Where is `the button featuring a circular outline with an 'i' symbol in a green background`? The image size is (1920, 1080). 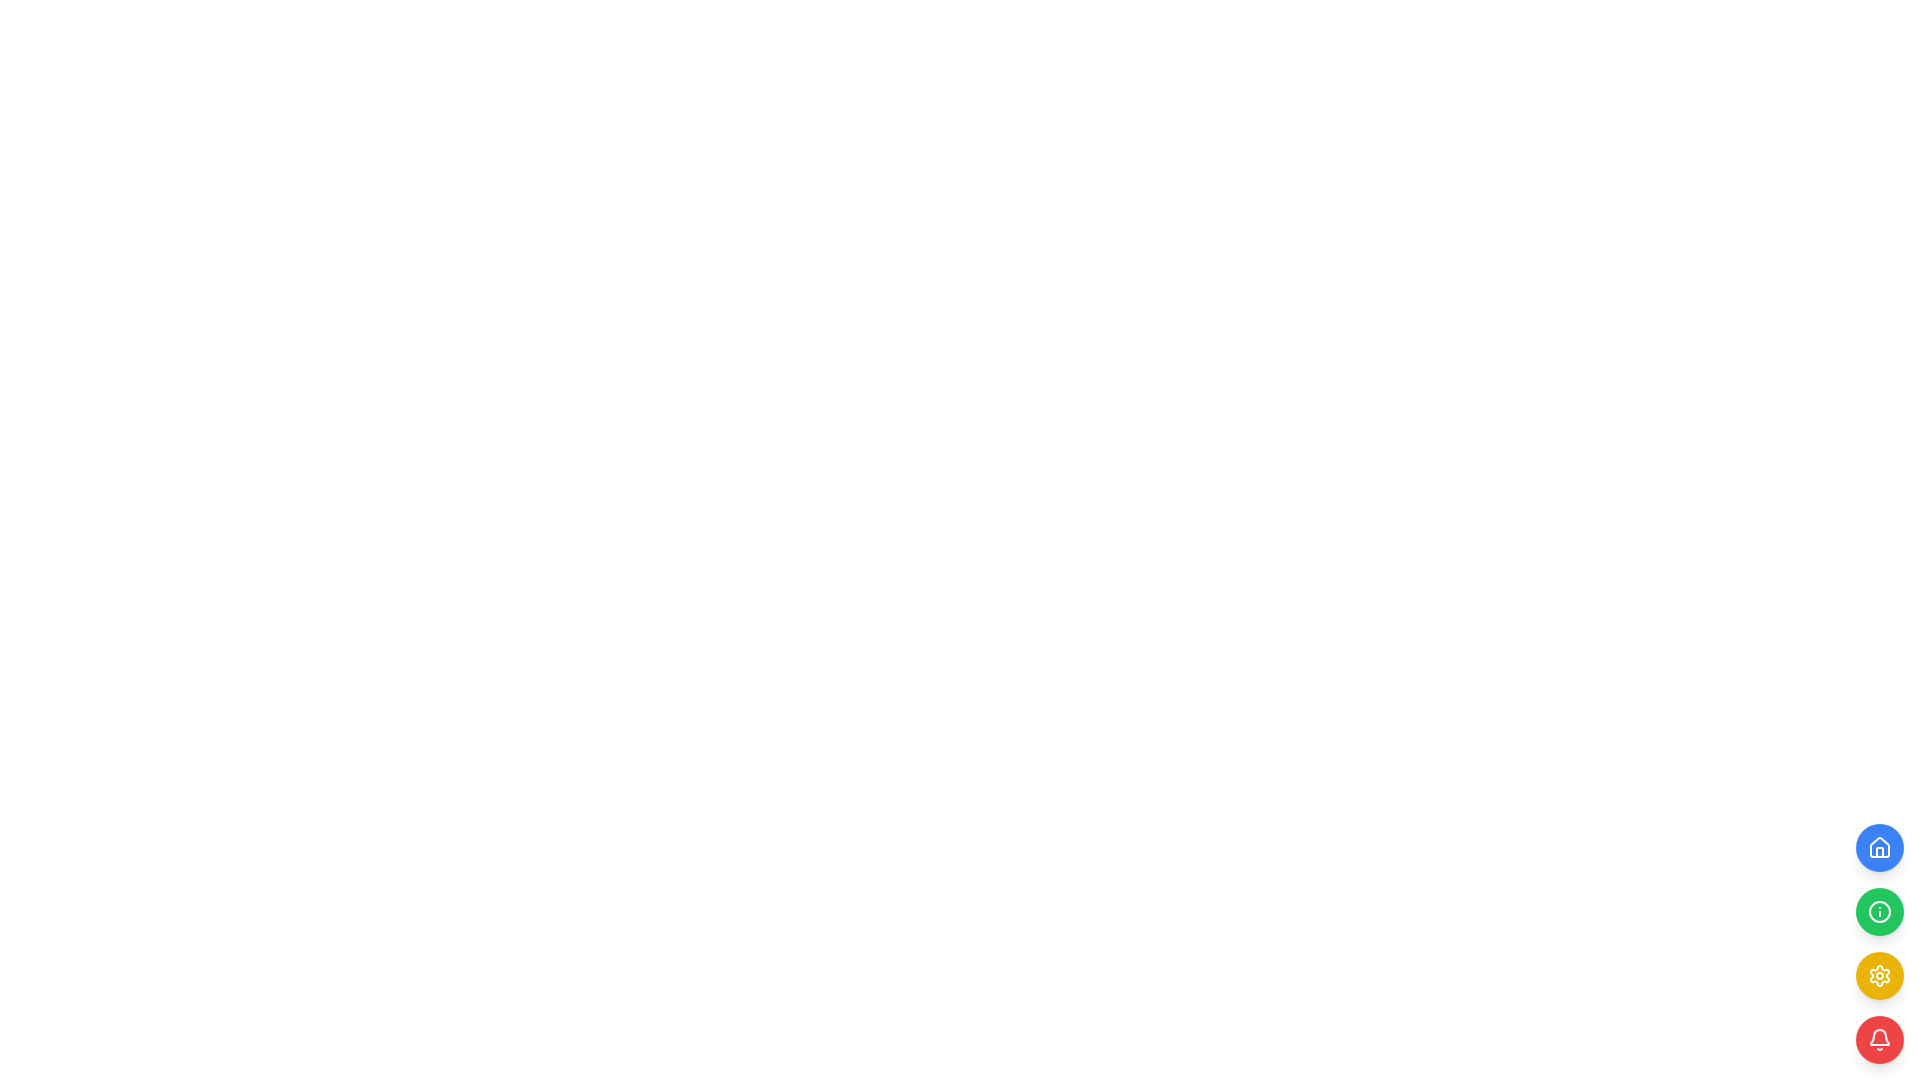 the button featuring a circular outline with an 'i' symbol in a green background is located at coordinates (1879, 911).